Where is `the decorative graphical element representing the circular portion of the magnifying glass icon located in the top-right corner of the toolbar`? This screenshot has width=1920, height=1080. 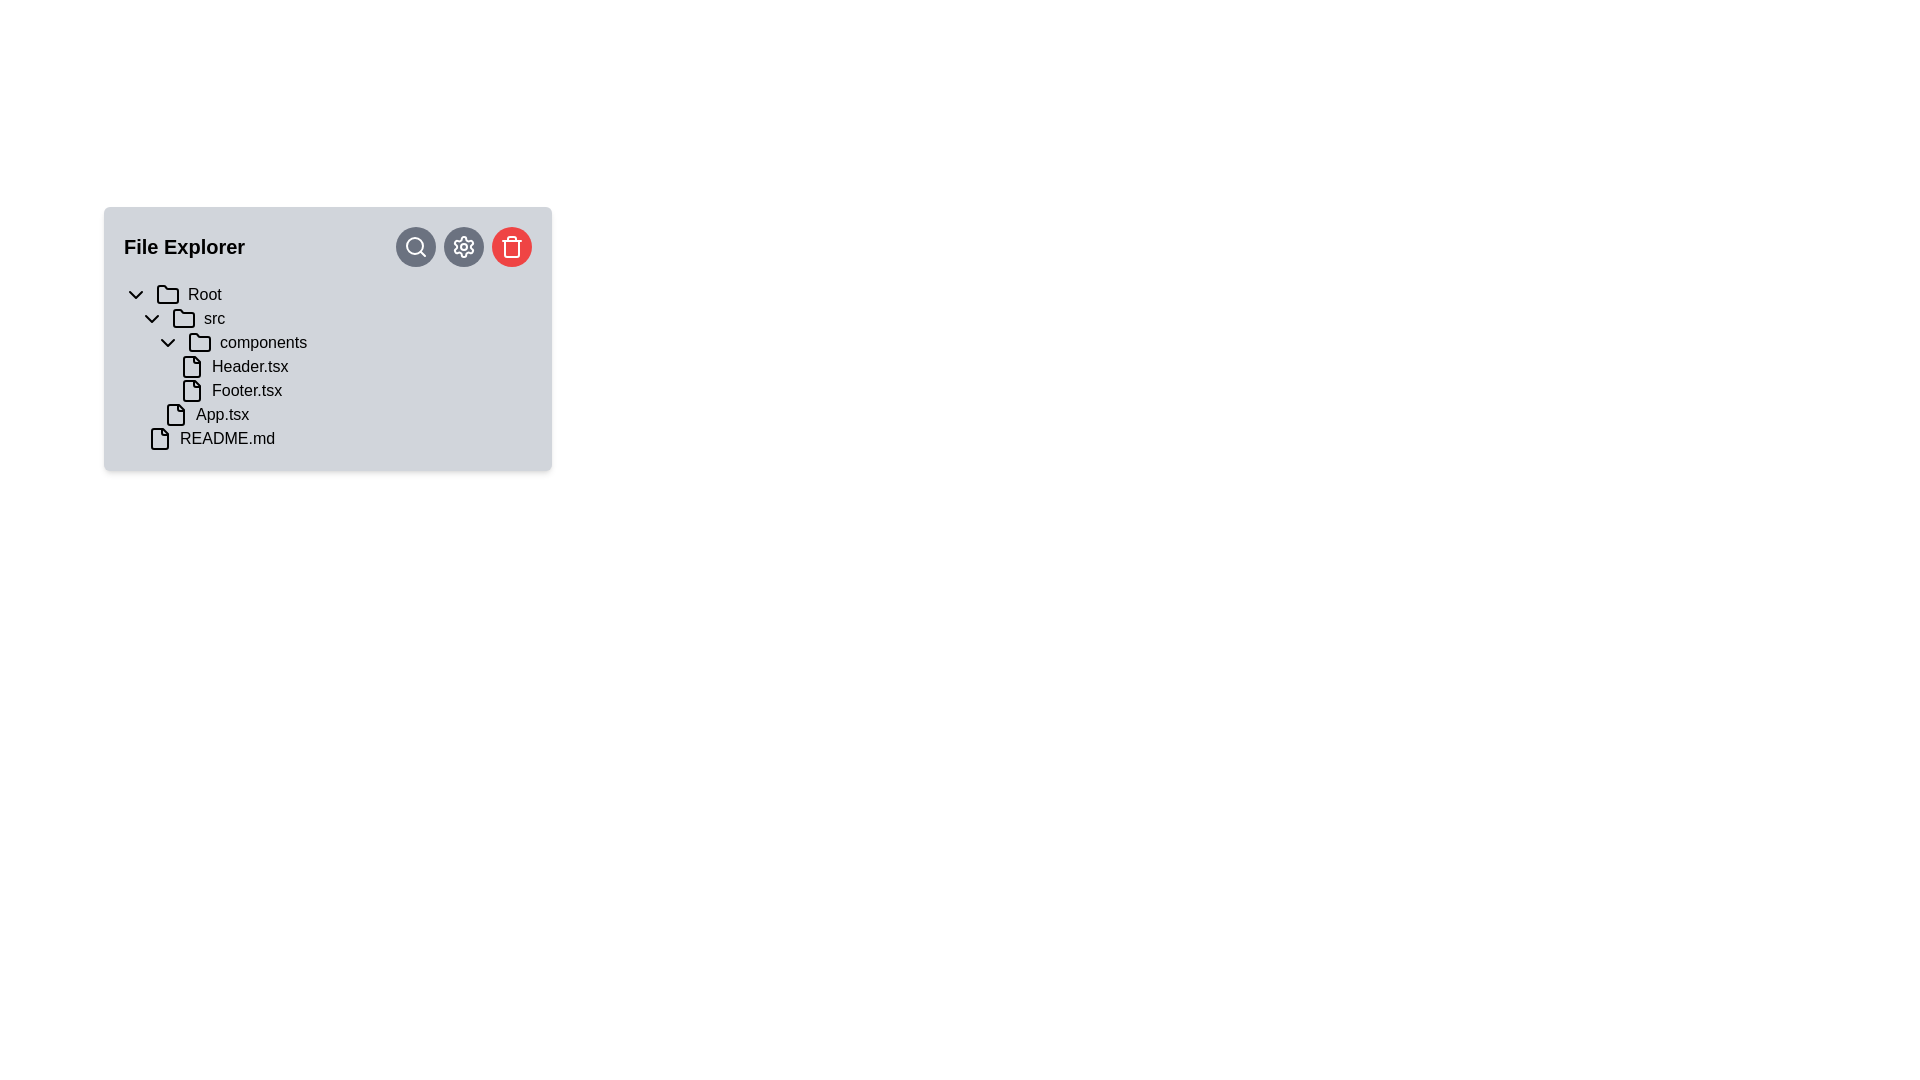 the decorative graphical element representing the circular portion of the magnifying glass icon located in the top-right corner of the toolbar is located at coordinates (413, 245).